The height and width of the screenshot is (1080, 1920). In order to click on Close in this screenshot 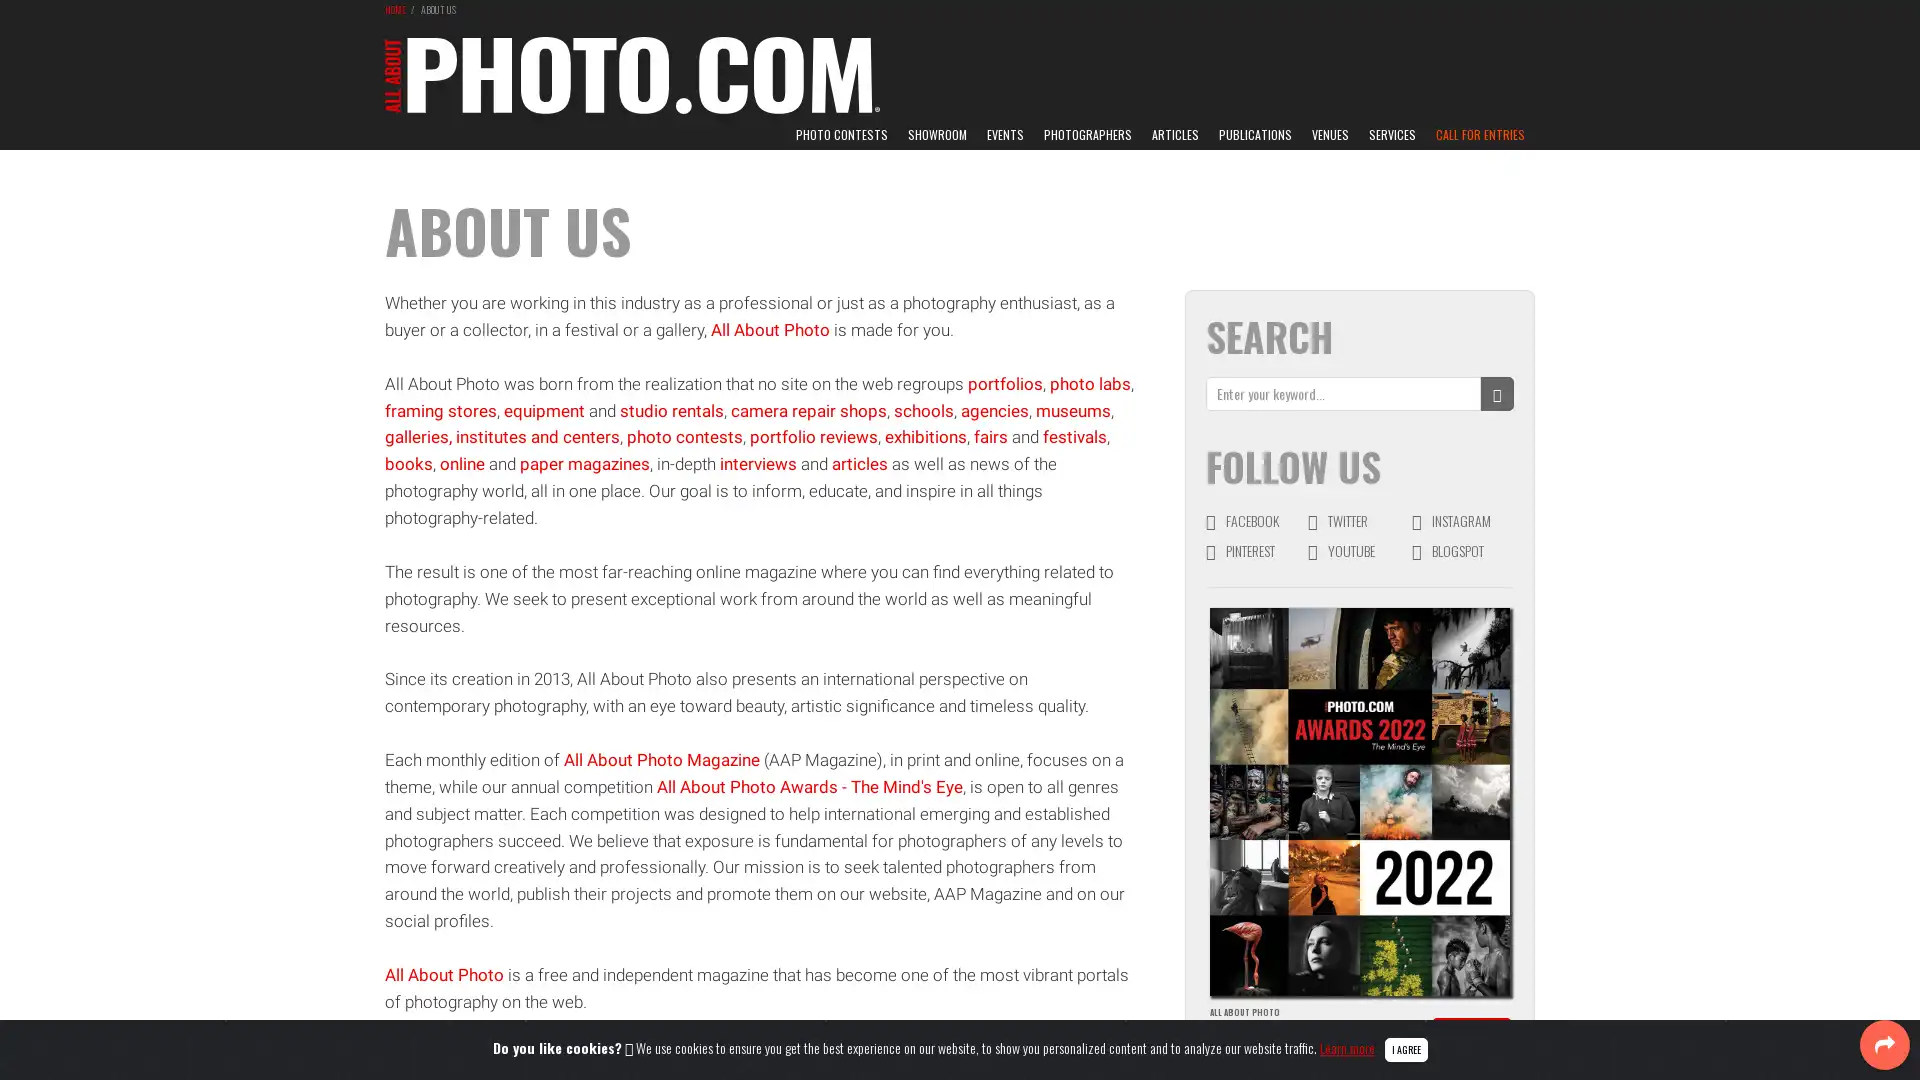, I will do `click(1404, 1048)`.